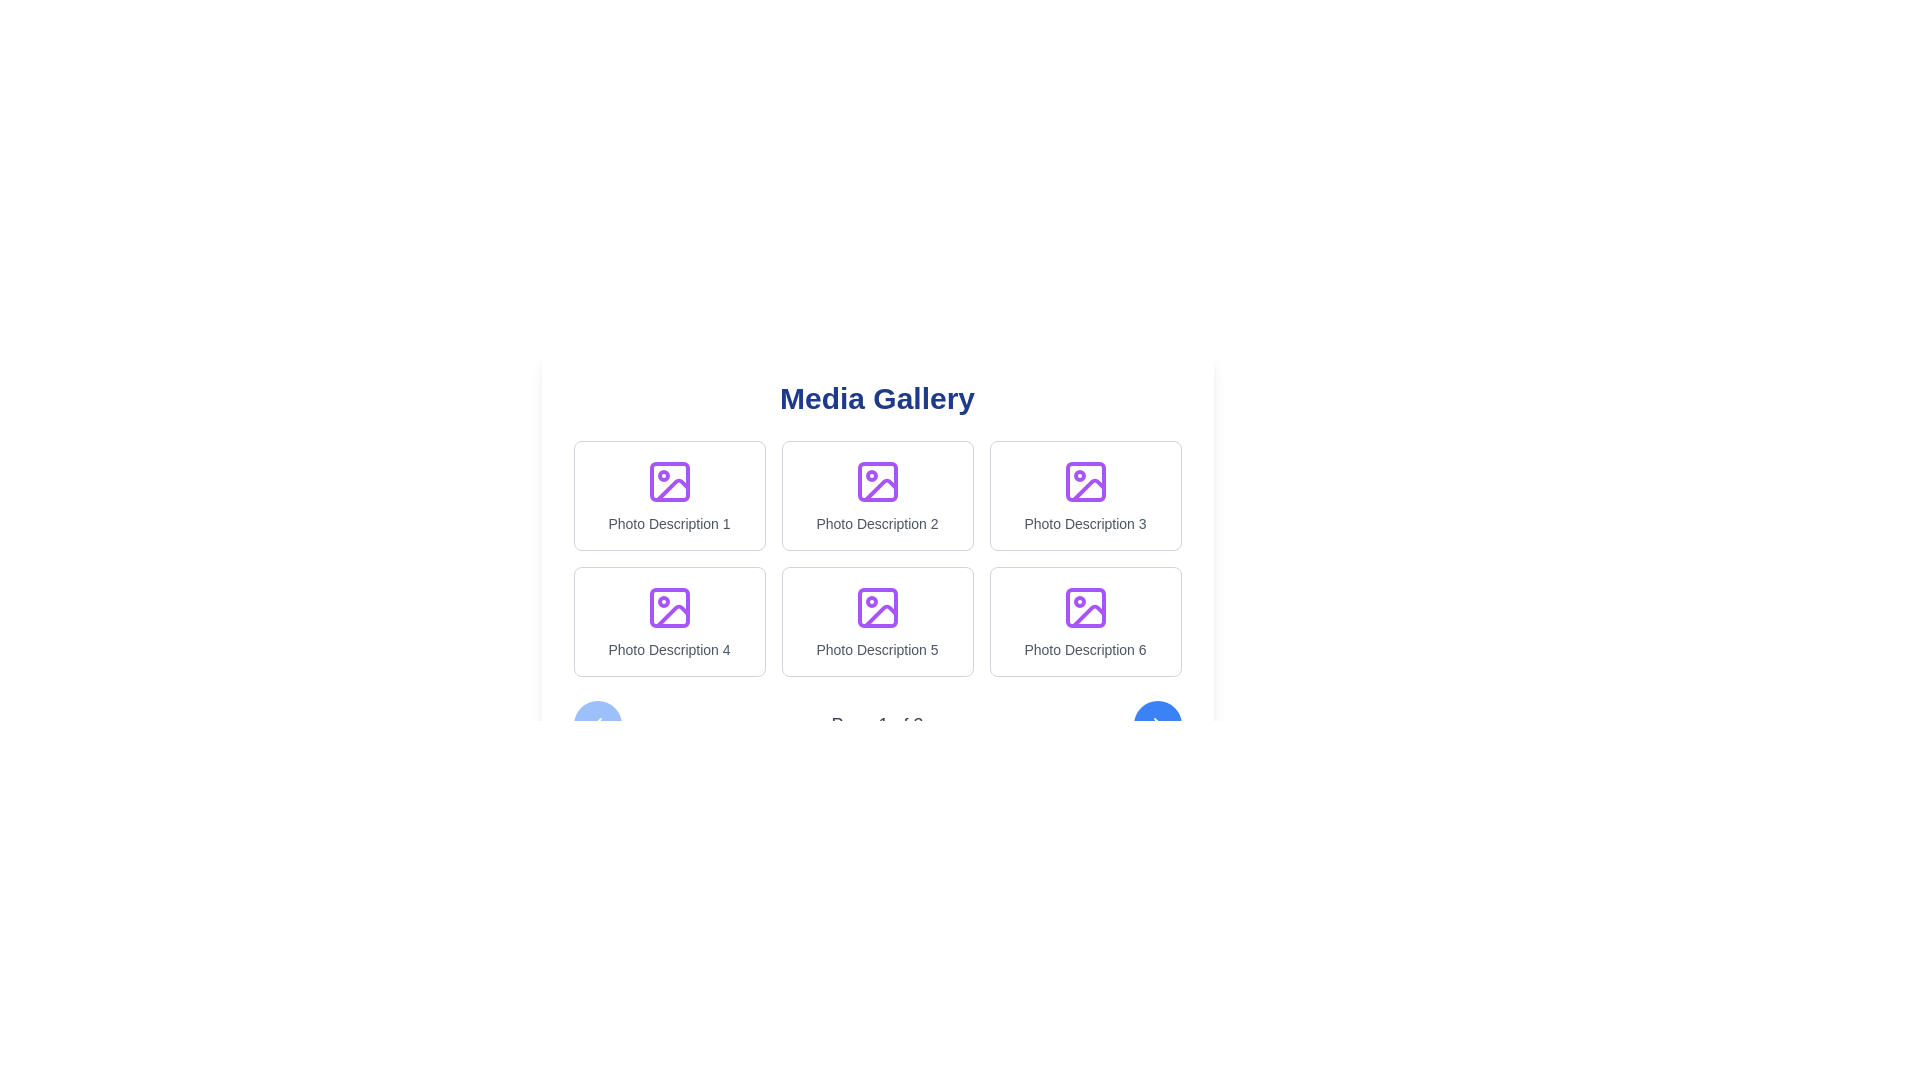 The image size is (1920, 1080). Describe the element at coordinates (1084, 482) in the screenshot. I see `the decorative shape located in the top-right section of the third picture icon in the media gallery` at that location.